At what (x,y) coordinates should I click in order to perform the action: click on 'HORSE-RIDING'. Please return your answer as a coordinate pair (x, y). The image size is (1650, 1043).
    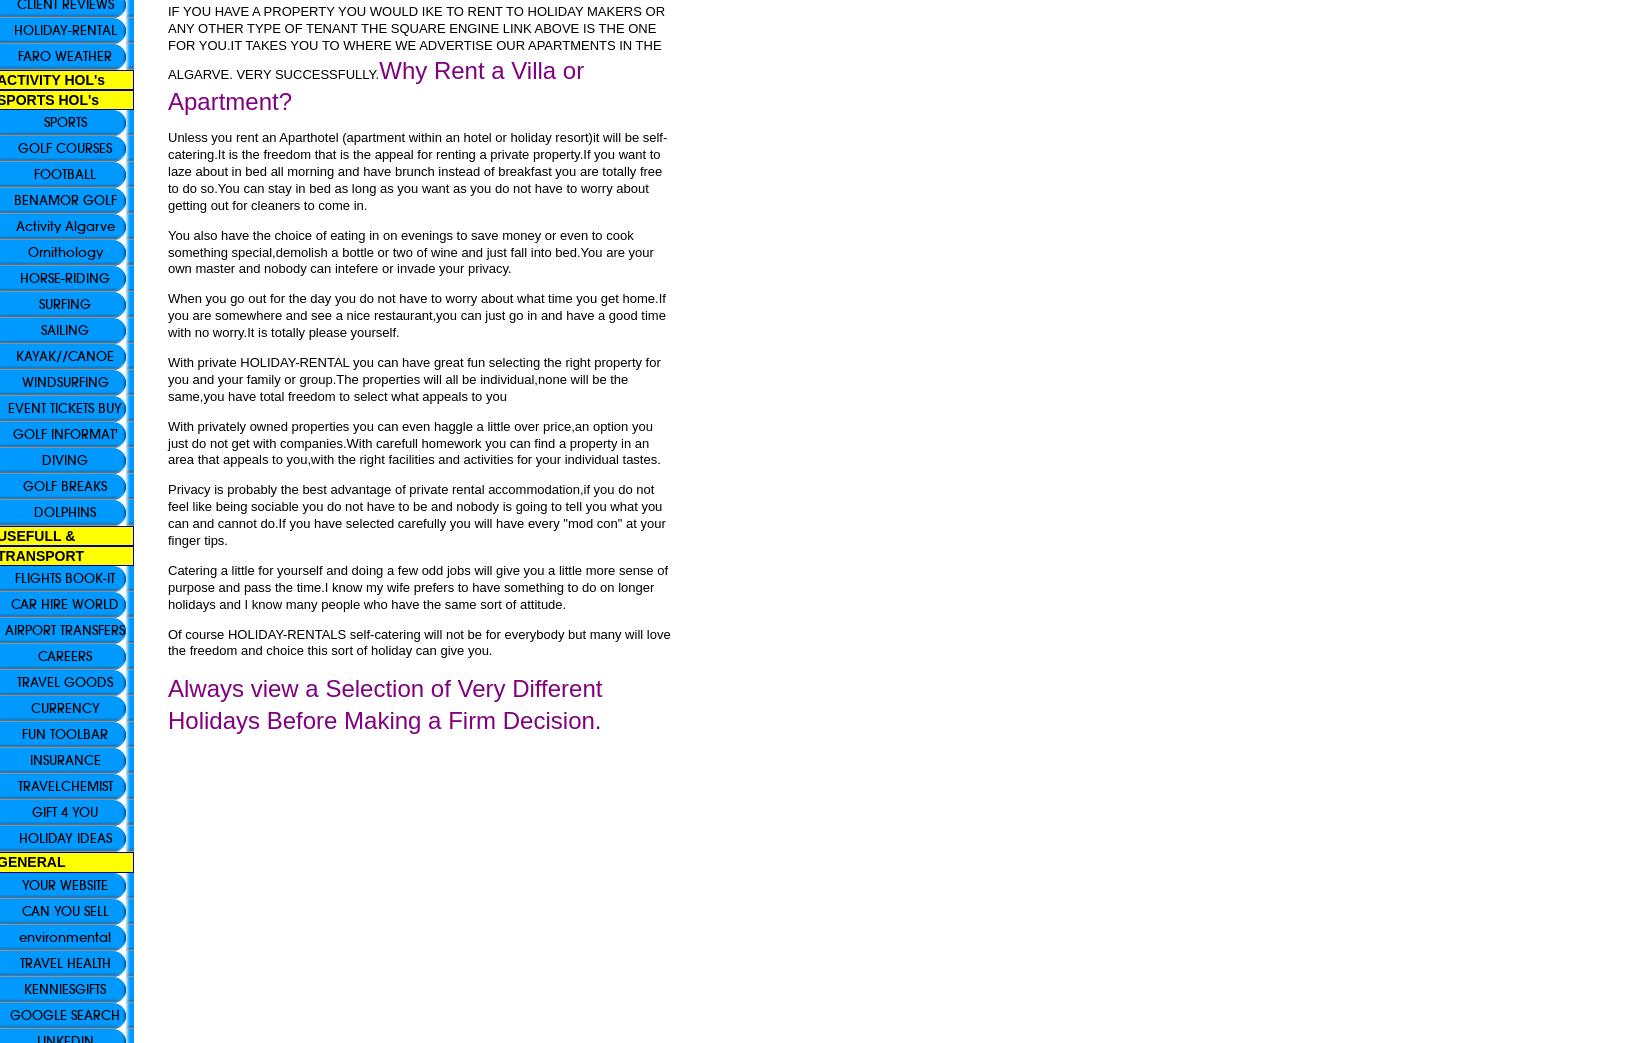
    Looking at the image, I should click on (65, 278).